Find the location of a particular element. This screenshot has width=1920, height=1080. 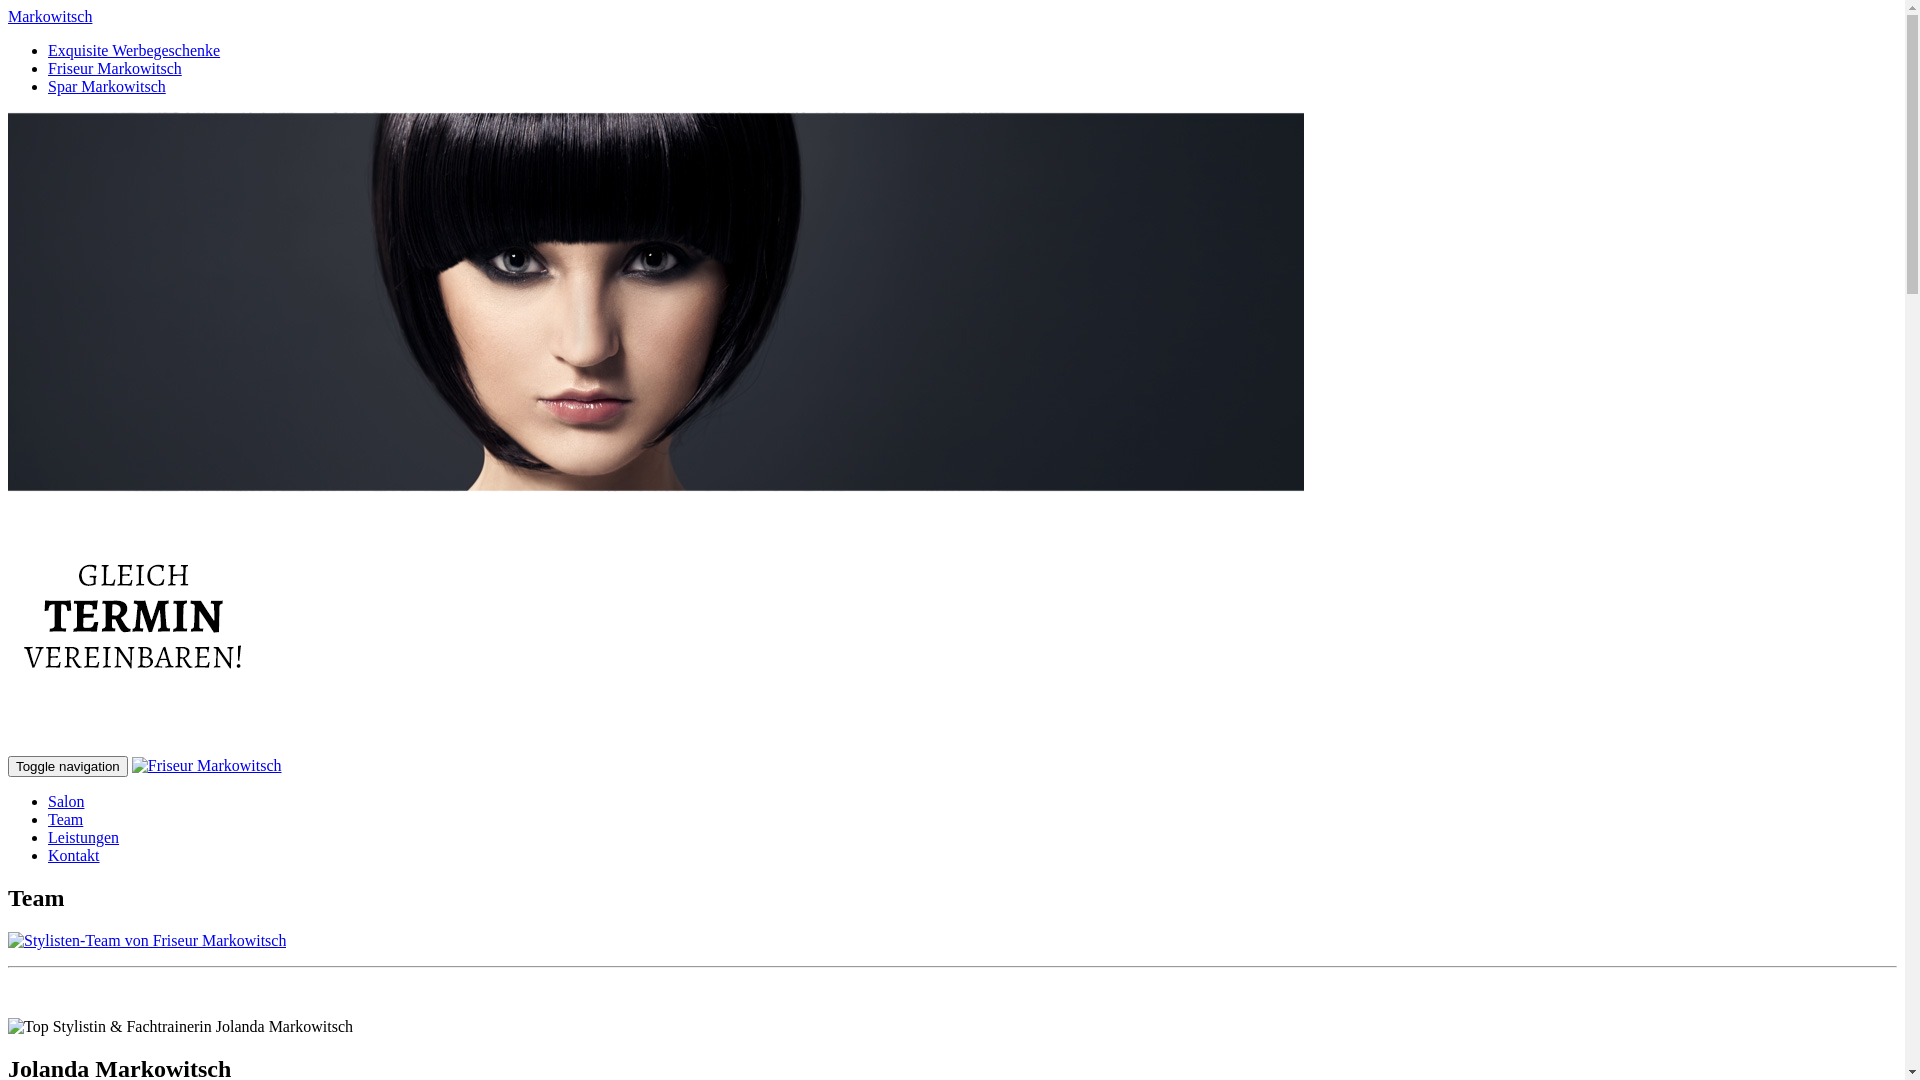

'Kontakt' is located at coordinates (73, 855).